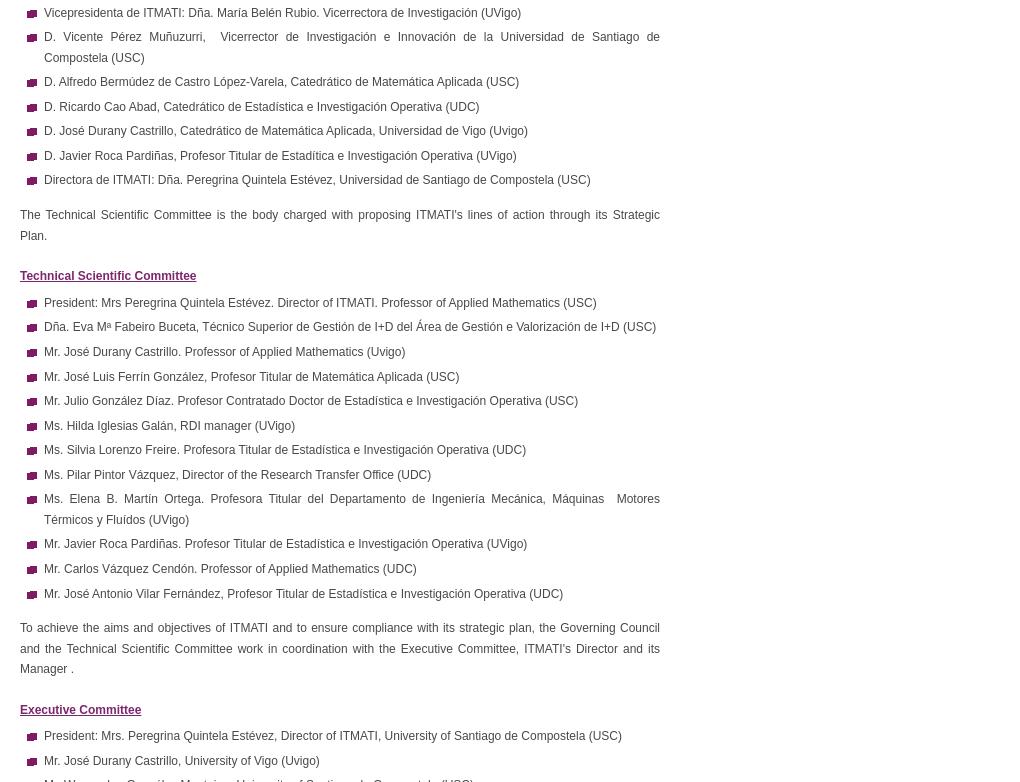  Describe the element at coordinates (42, 449) in the screenshot. I see `'Ms. Silvia Lorenzo Freire. Profesora Titular de Estadística e Investigación Operativa (UDC)'` at that location.